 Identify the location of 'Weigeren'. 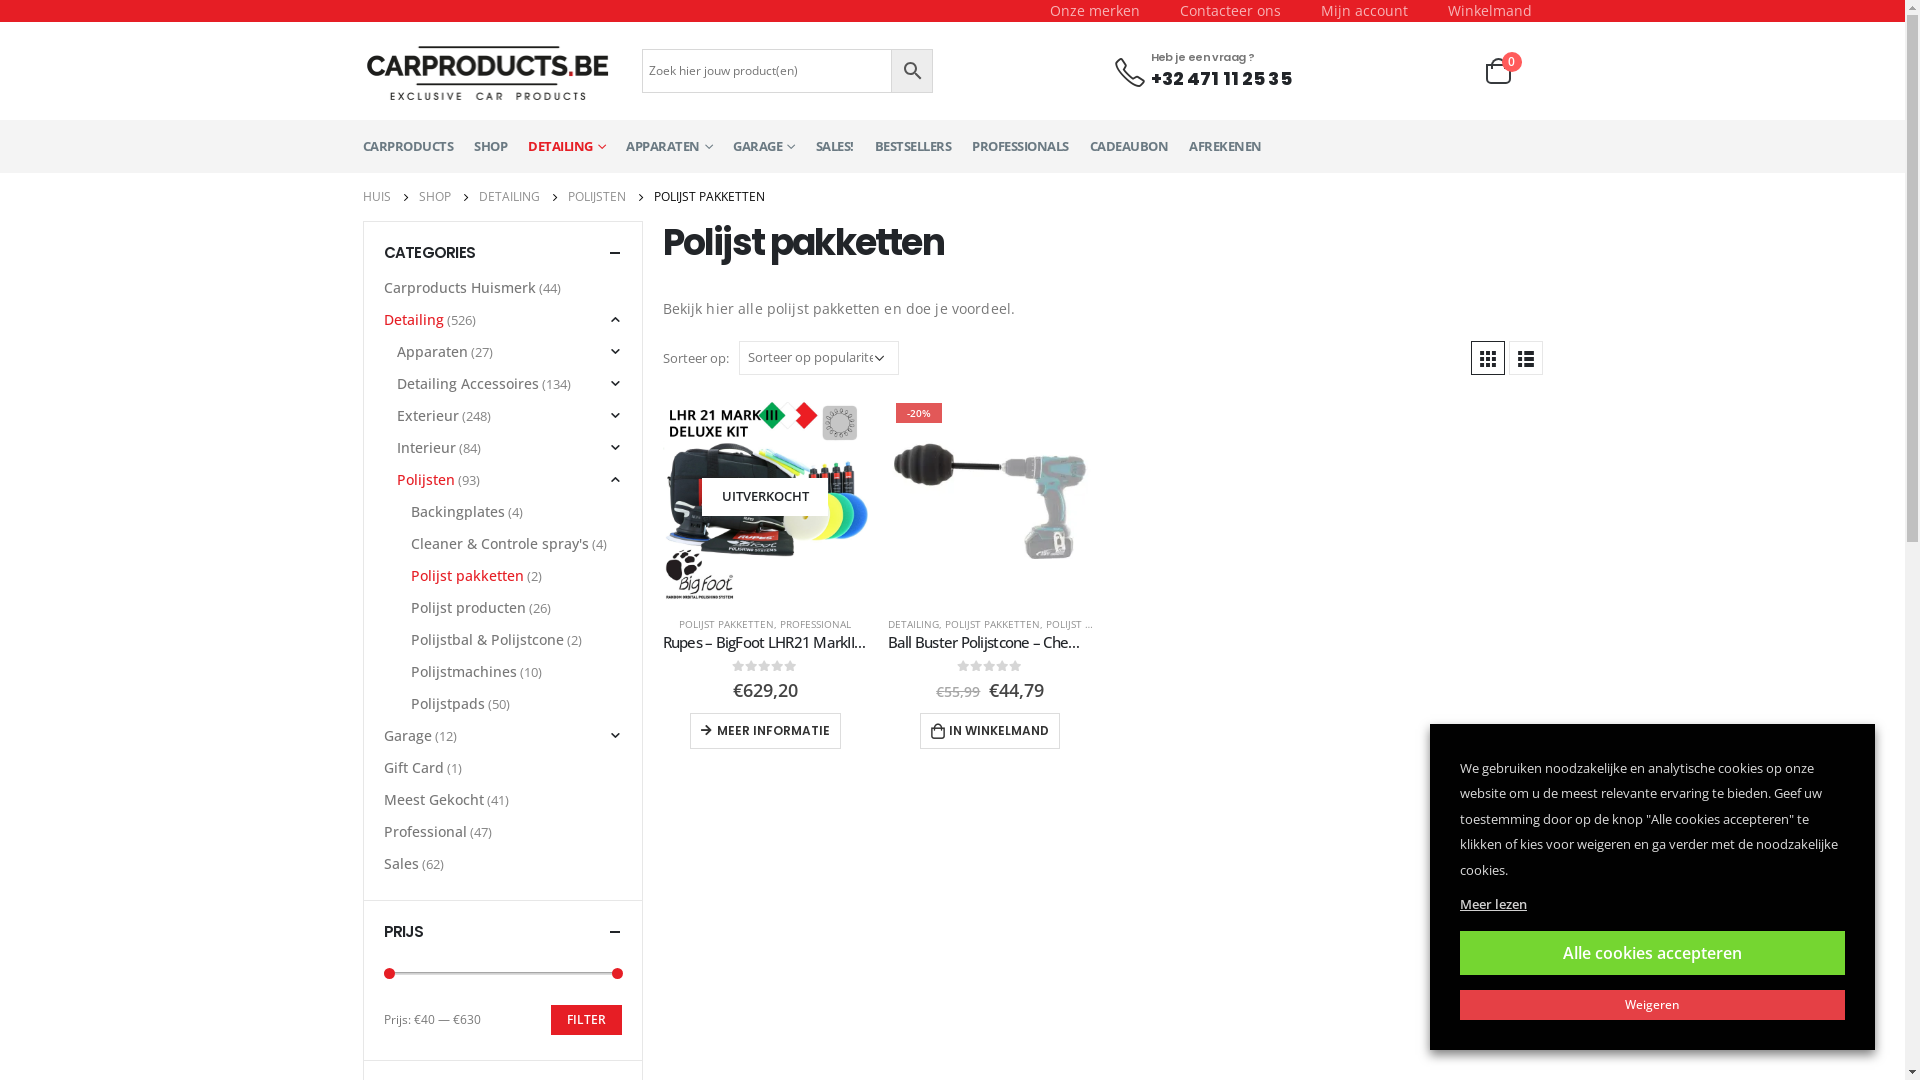
(1652, 1005).